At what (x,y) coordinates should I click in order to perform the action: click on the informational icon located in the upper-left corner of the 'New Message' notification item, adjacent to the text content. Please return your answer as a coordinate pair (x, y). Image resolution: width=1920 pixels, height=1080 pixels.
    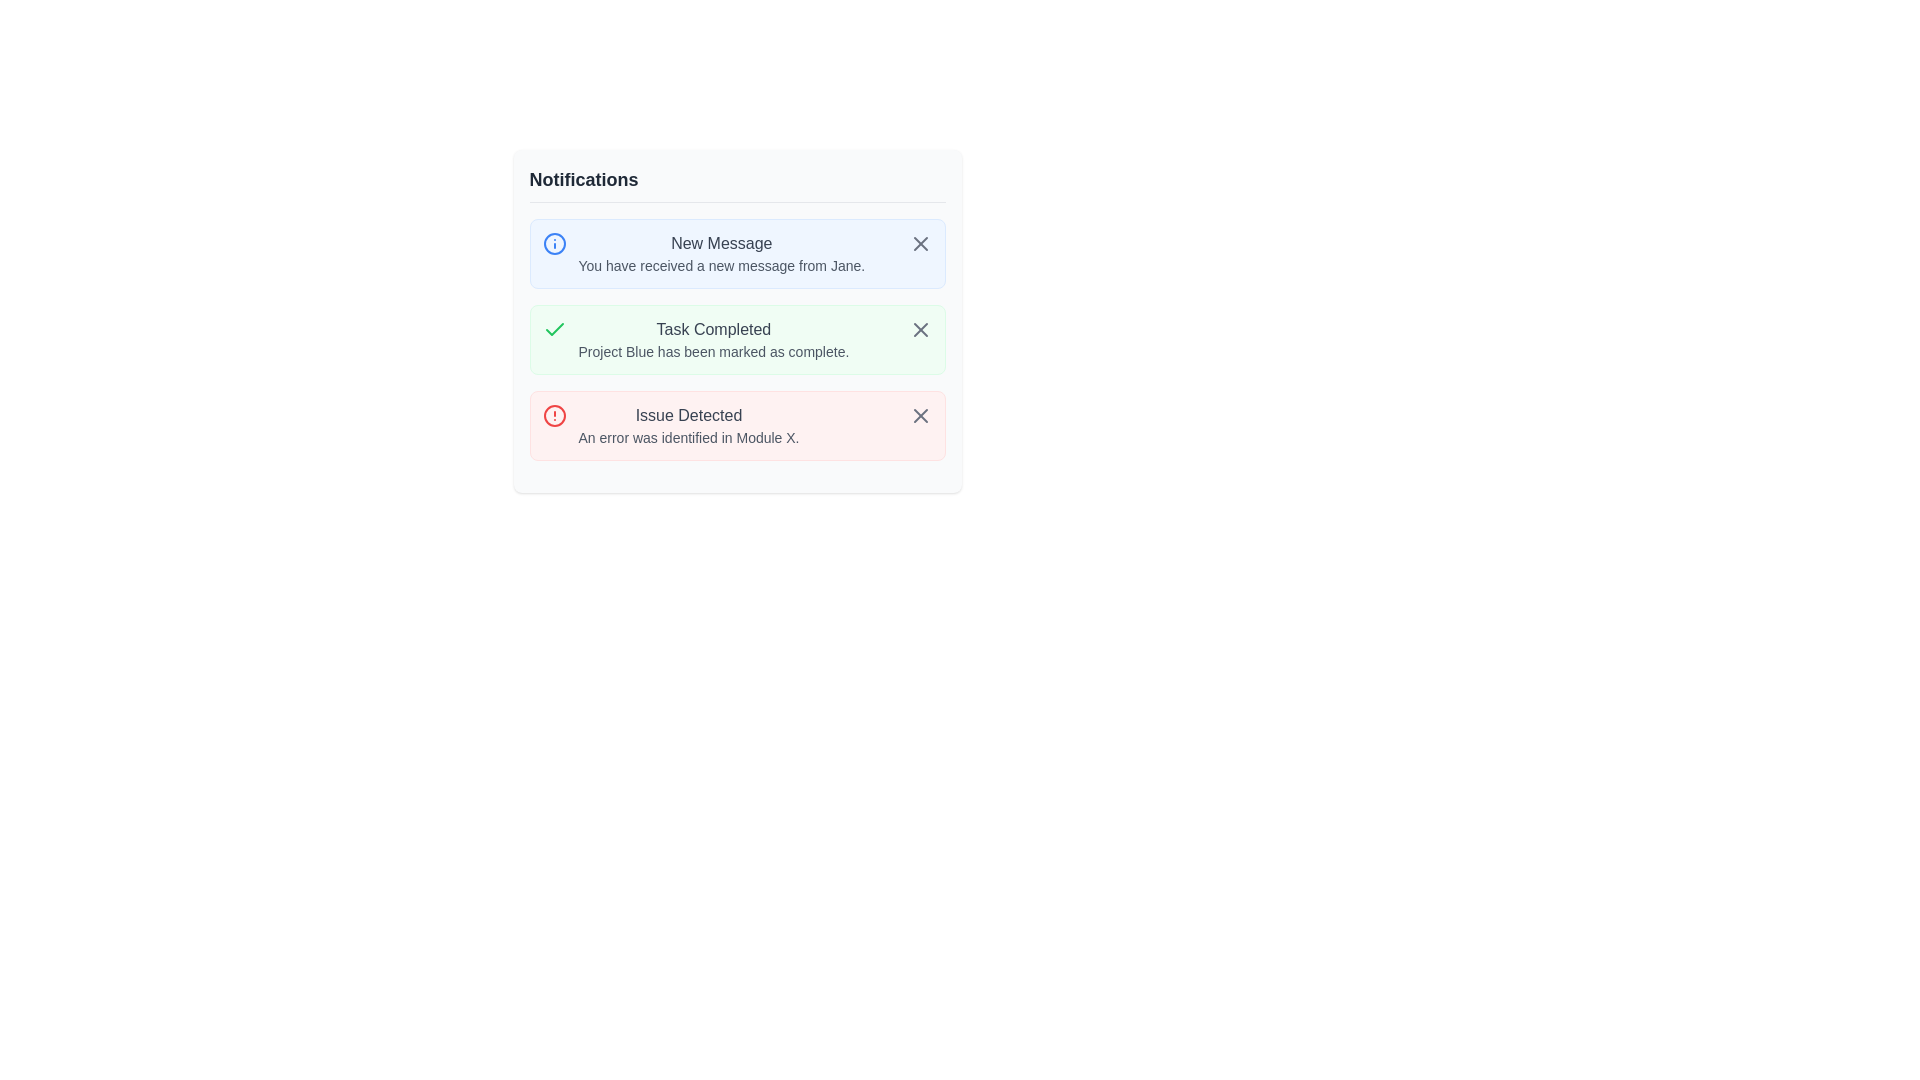
    Looking at the image, I should click on (554, 242).